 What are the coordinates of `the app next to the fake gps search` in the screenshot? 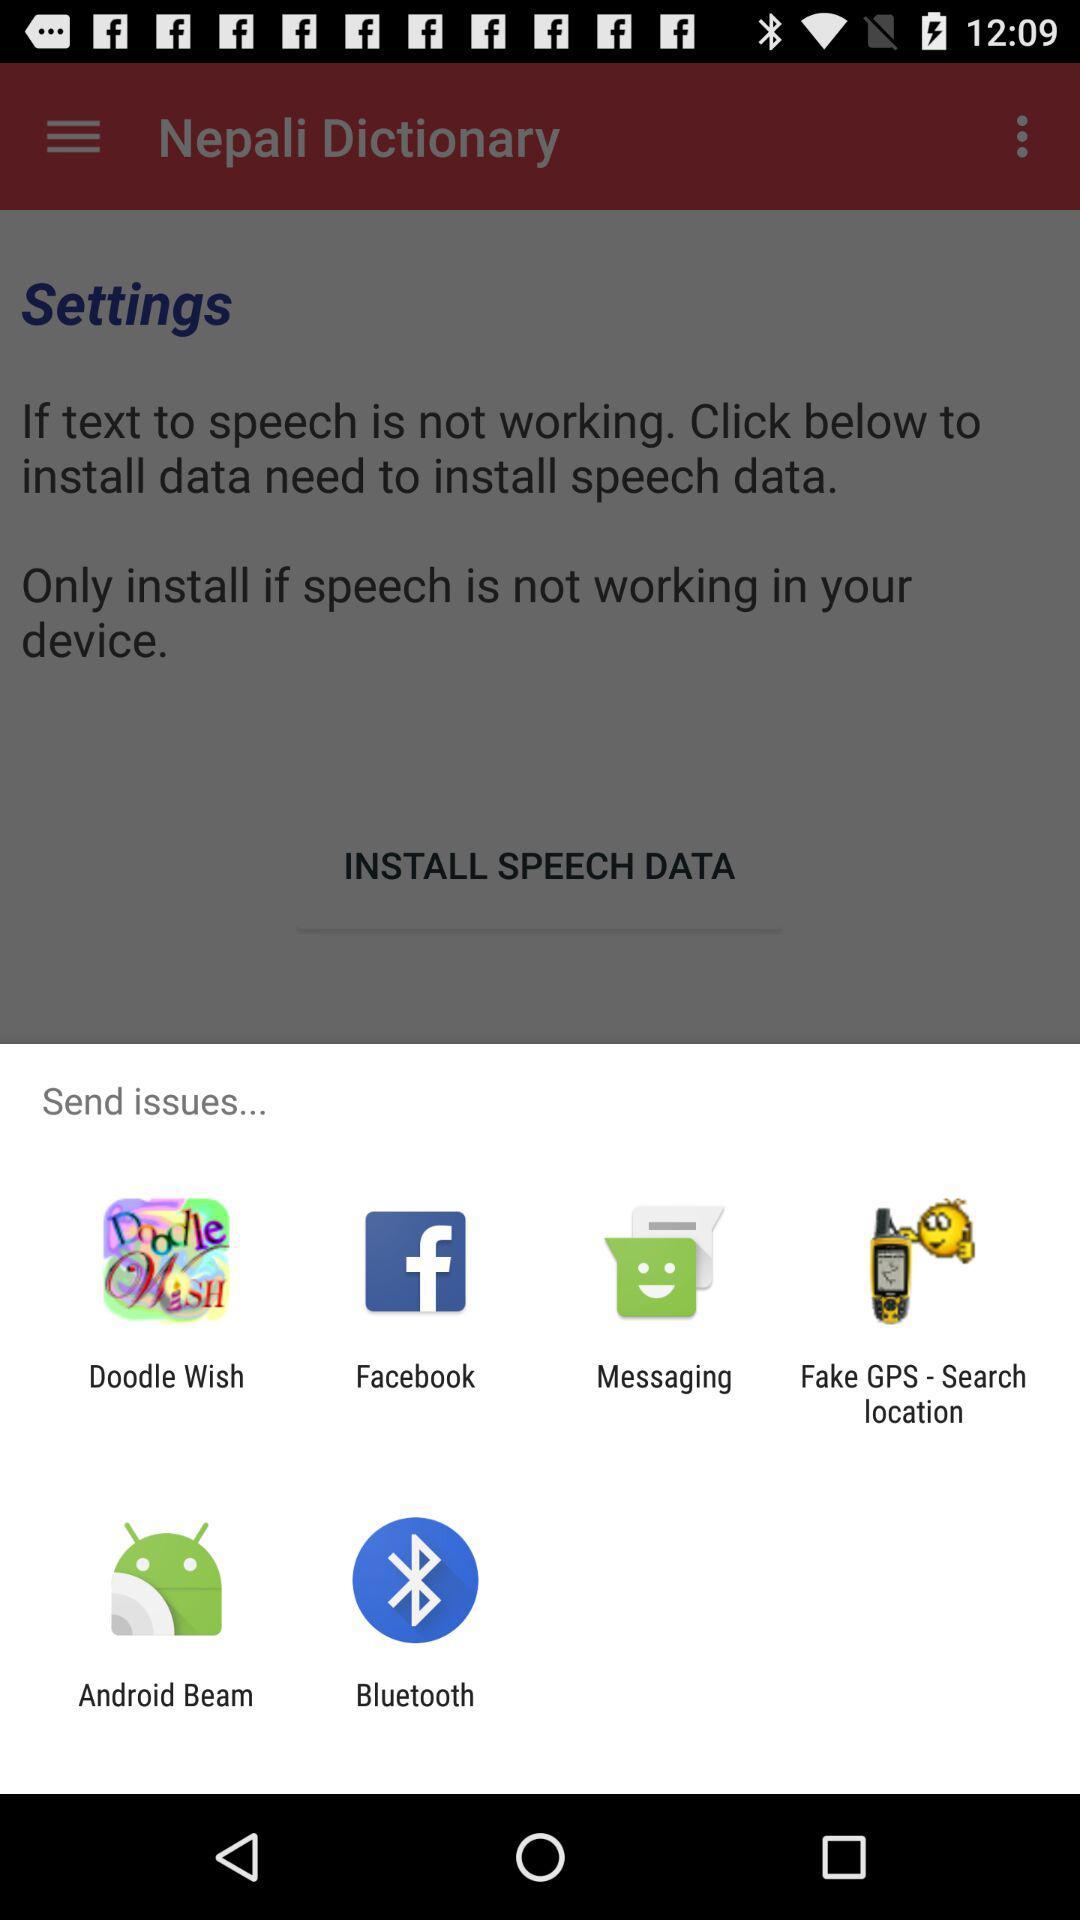 It's located at (664, 1392).